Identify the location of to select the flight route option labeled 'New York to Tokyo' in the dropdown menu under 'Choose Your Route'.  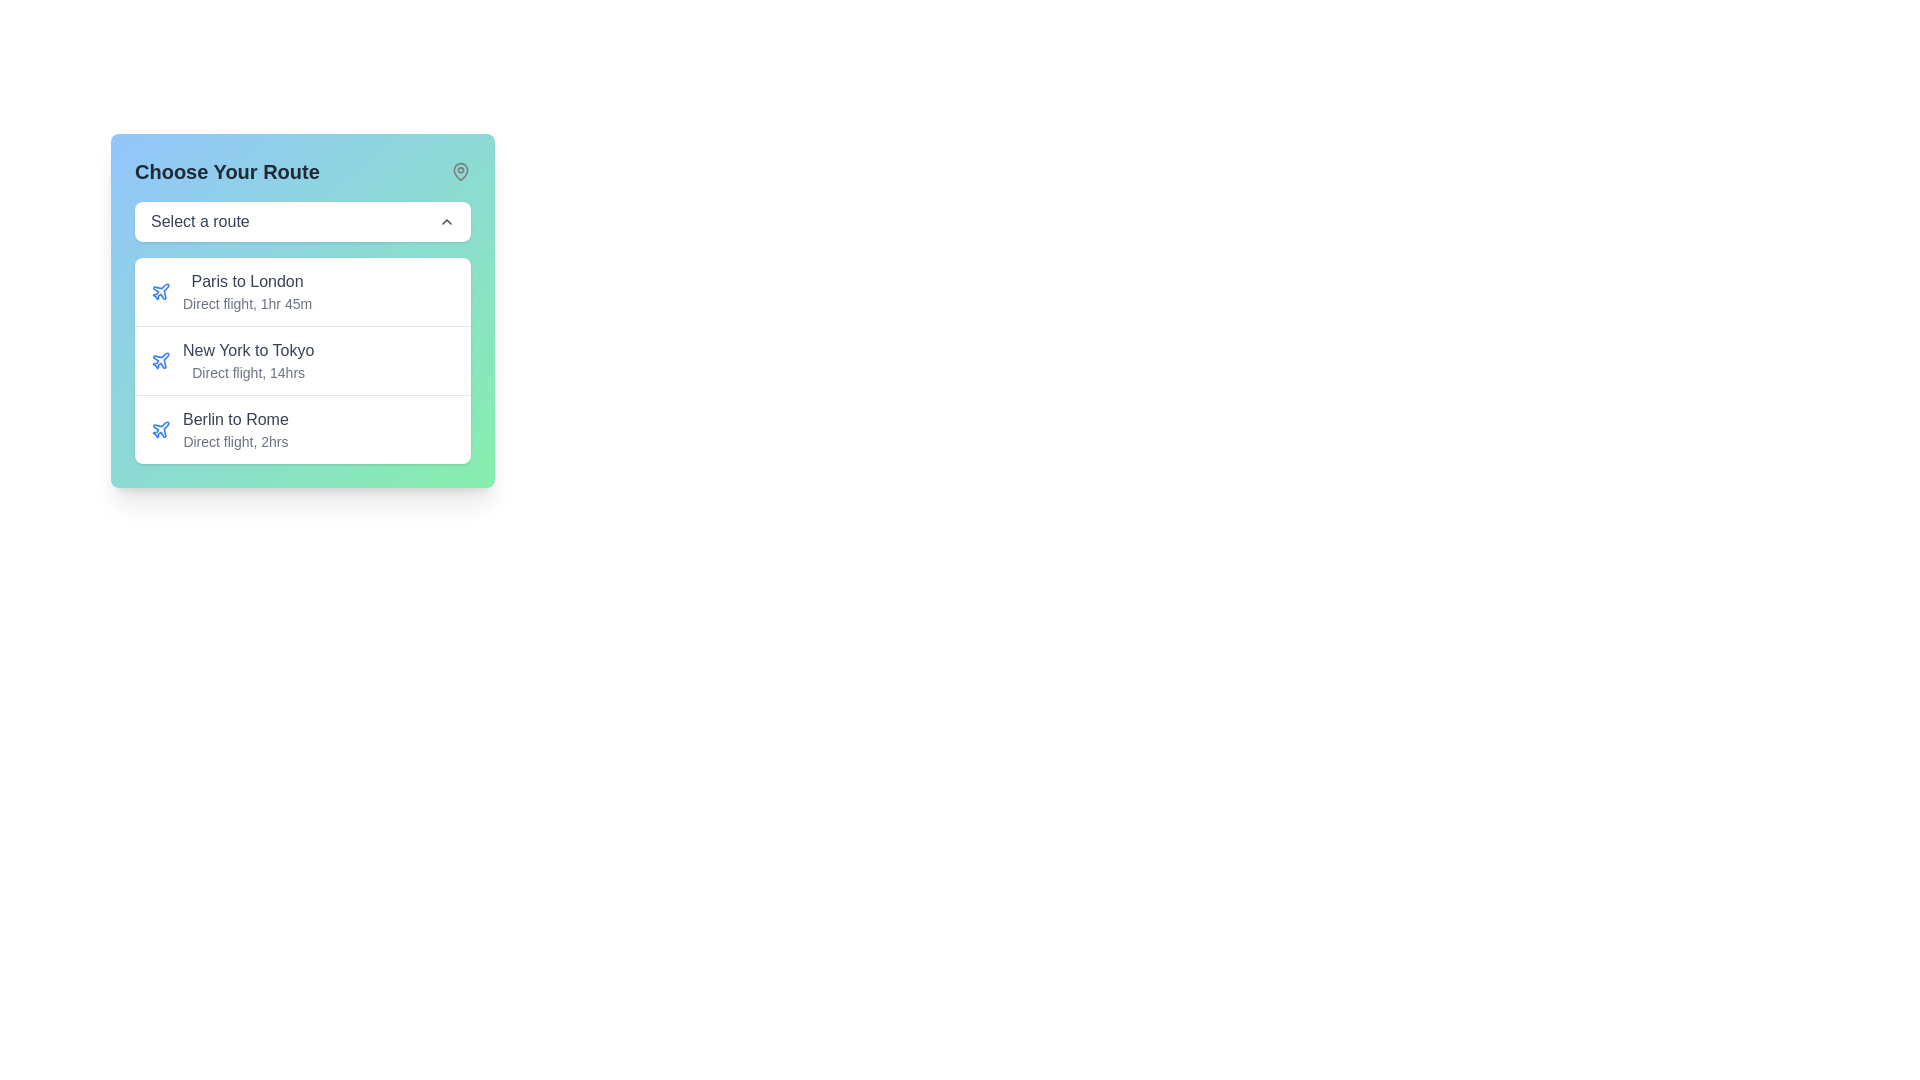
(247, 361).